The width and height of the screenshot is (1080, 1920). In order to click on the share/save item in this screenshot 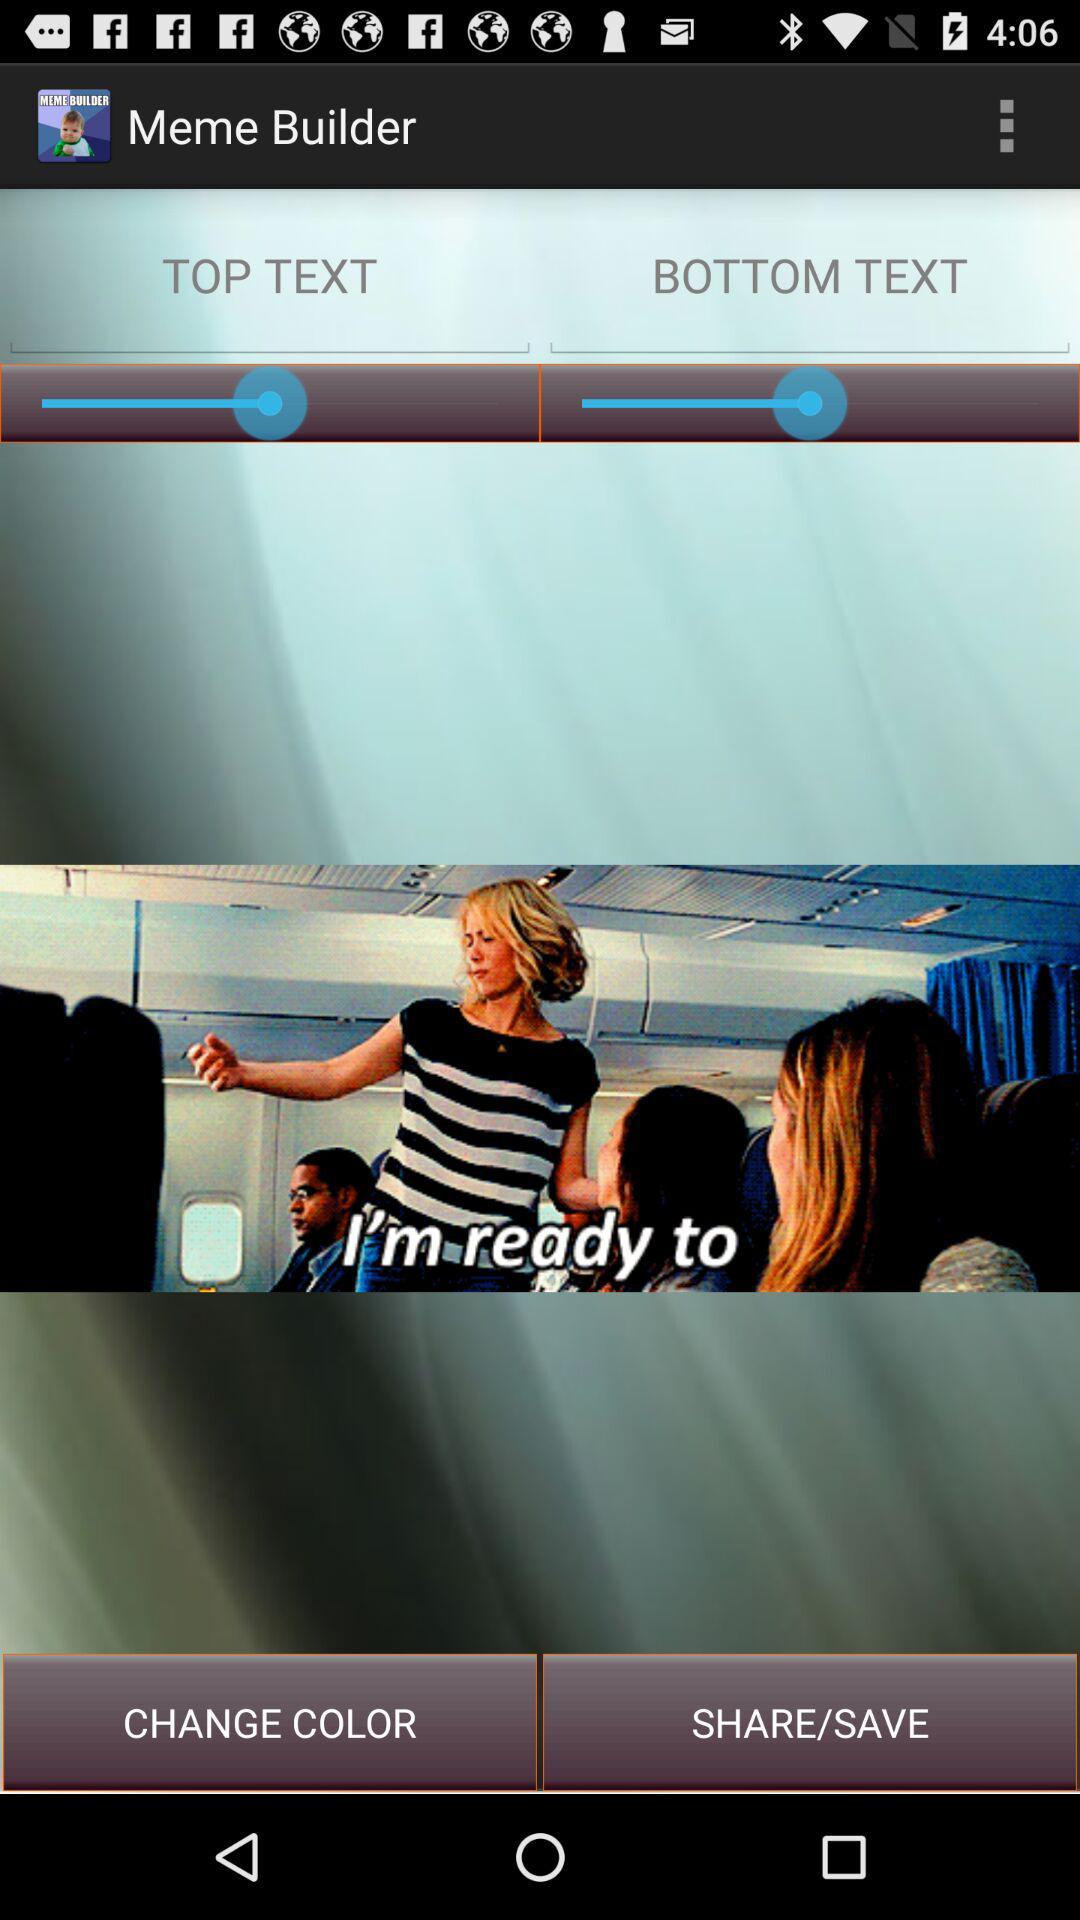, I will do `click(810, 1721)`.